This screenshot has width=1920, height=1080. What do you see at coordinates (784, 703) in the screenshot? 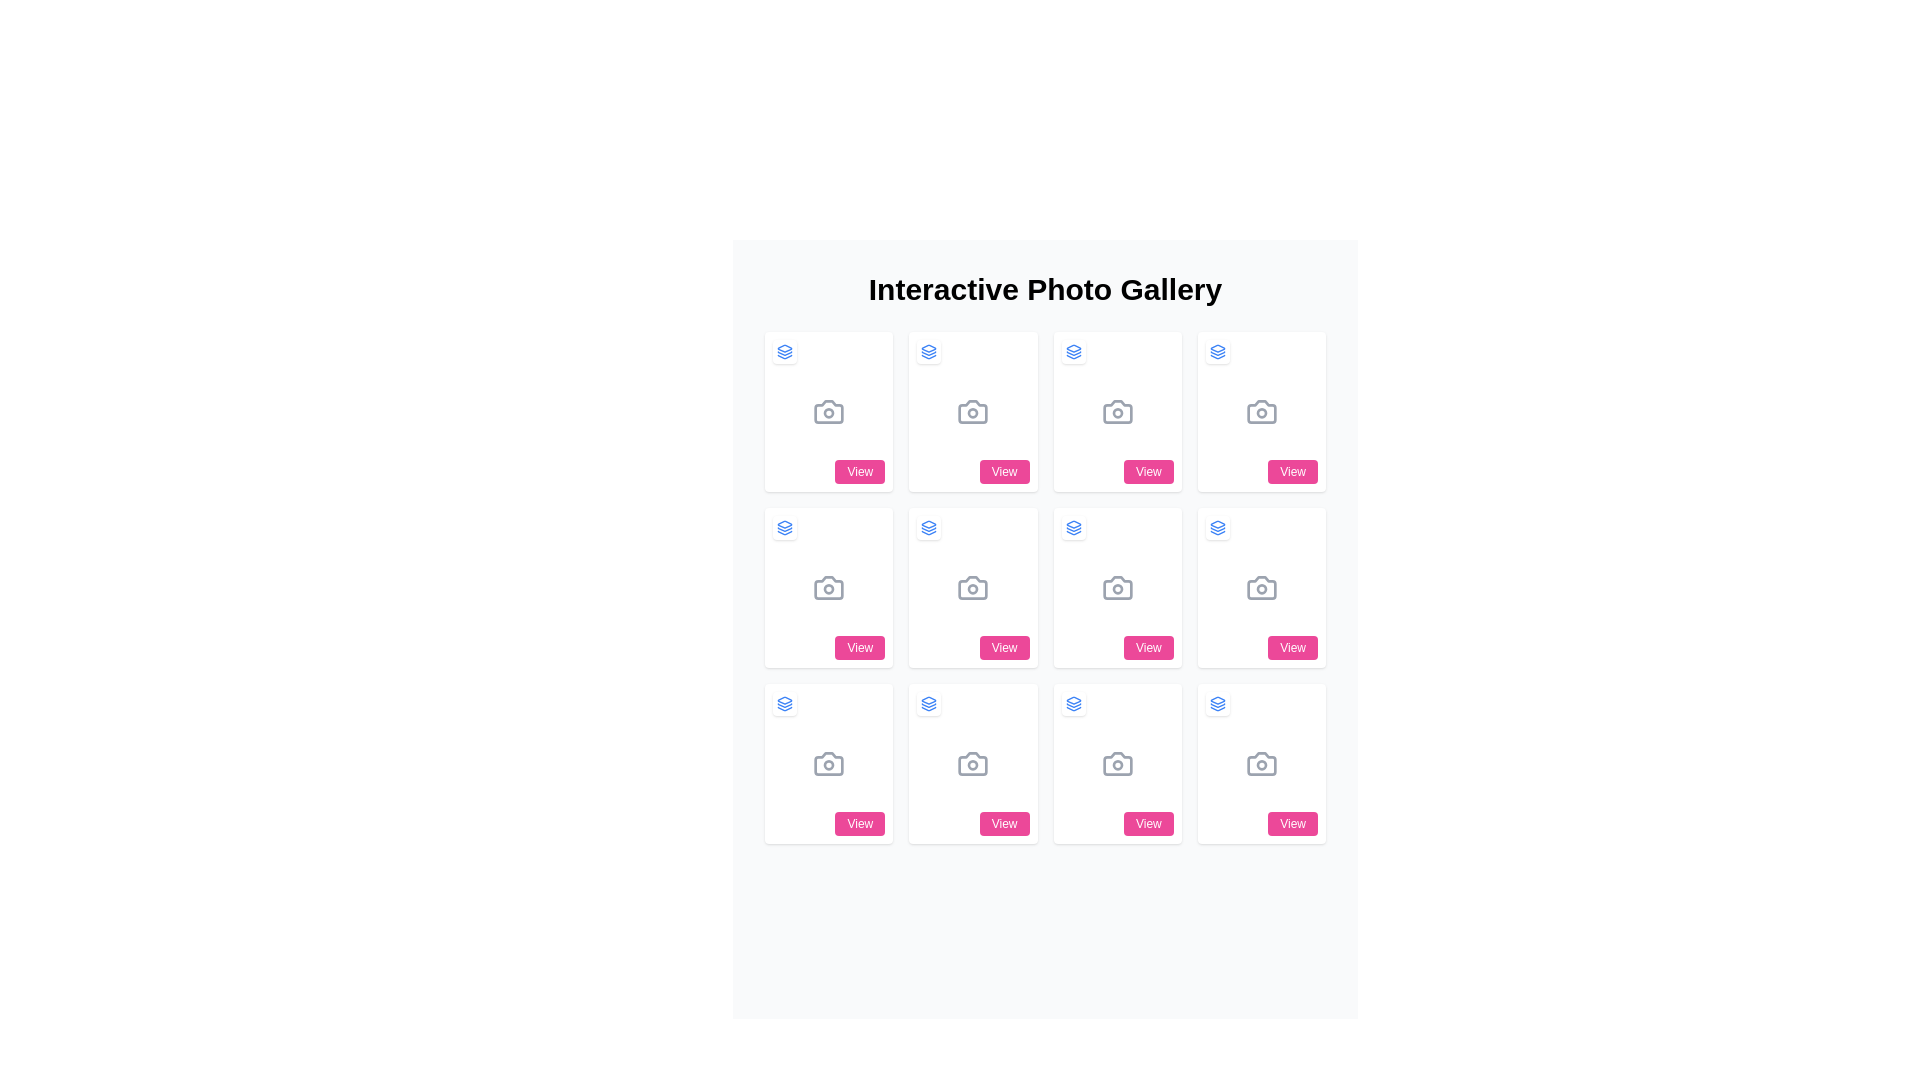
I see `the blue stacked layers icon located in the top-left corner of the card in the grid` at bounding box center [784, 703].